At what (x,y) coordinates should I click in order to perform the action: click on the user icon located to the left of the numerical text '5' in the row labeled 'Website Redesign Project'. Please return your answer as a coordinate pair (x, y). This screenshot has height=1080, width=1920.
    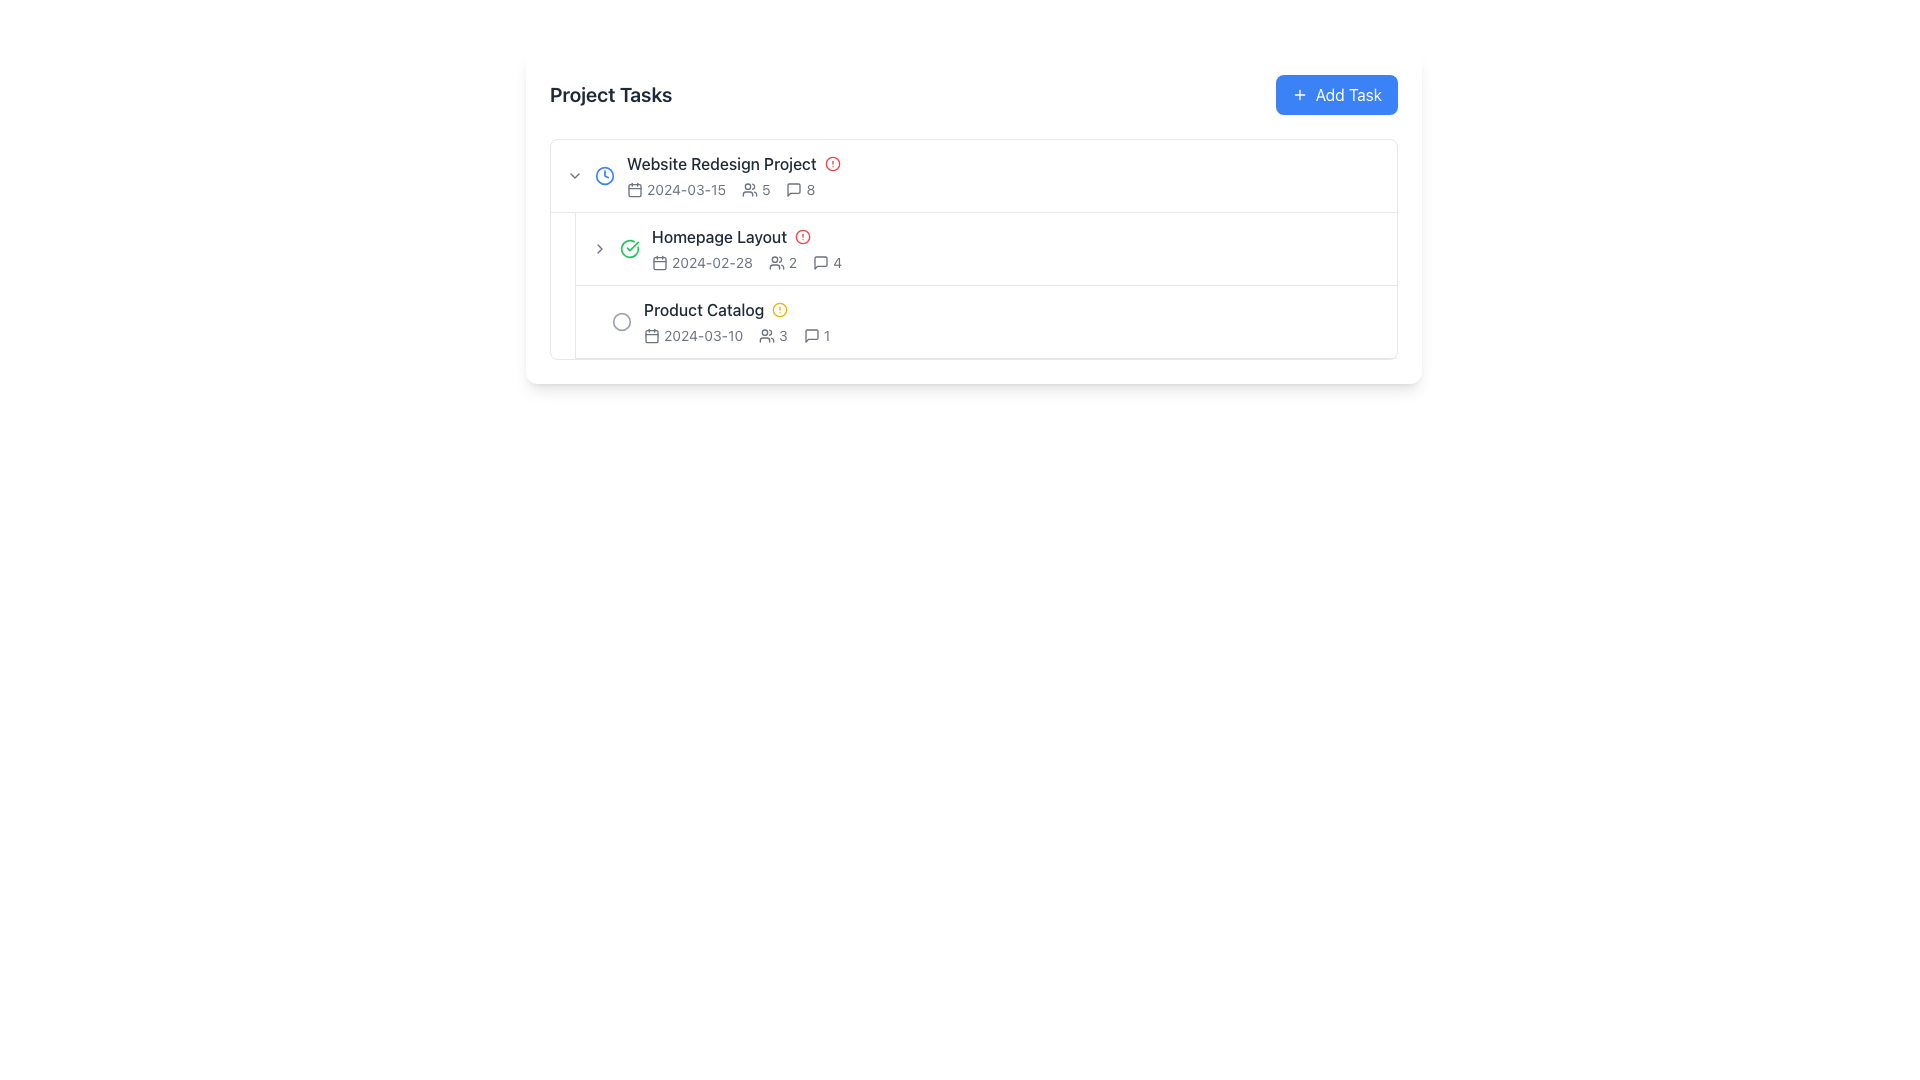
    Looking at the image, I should click on (748, 189).